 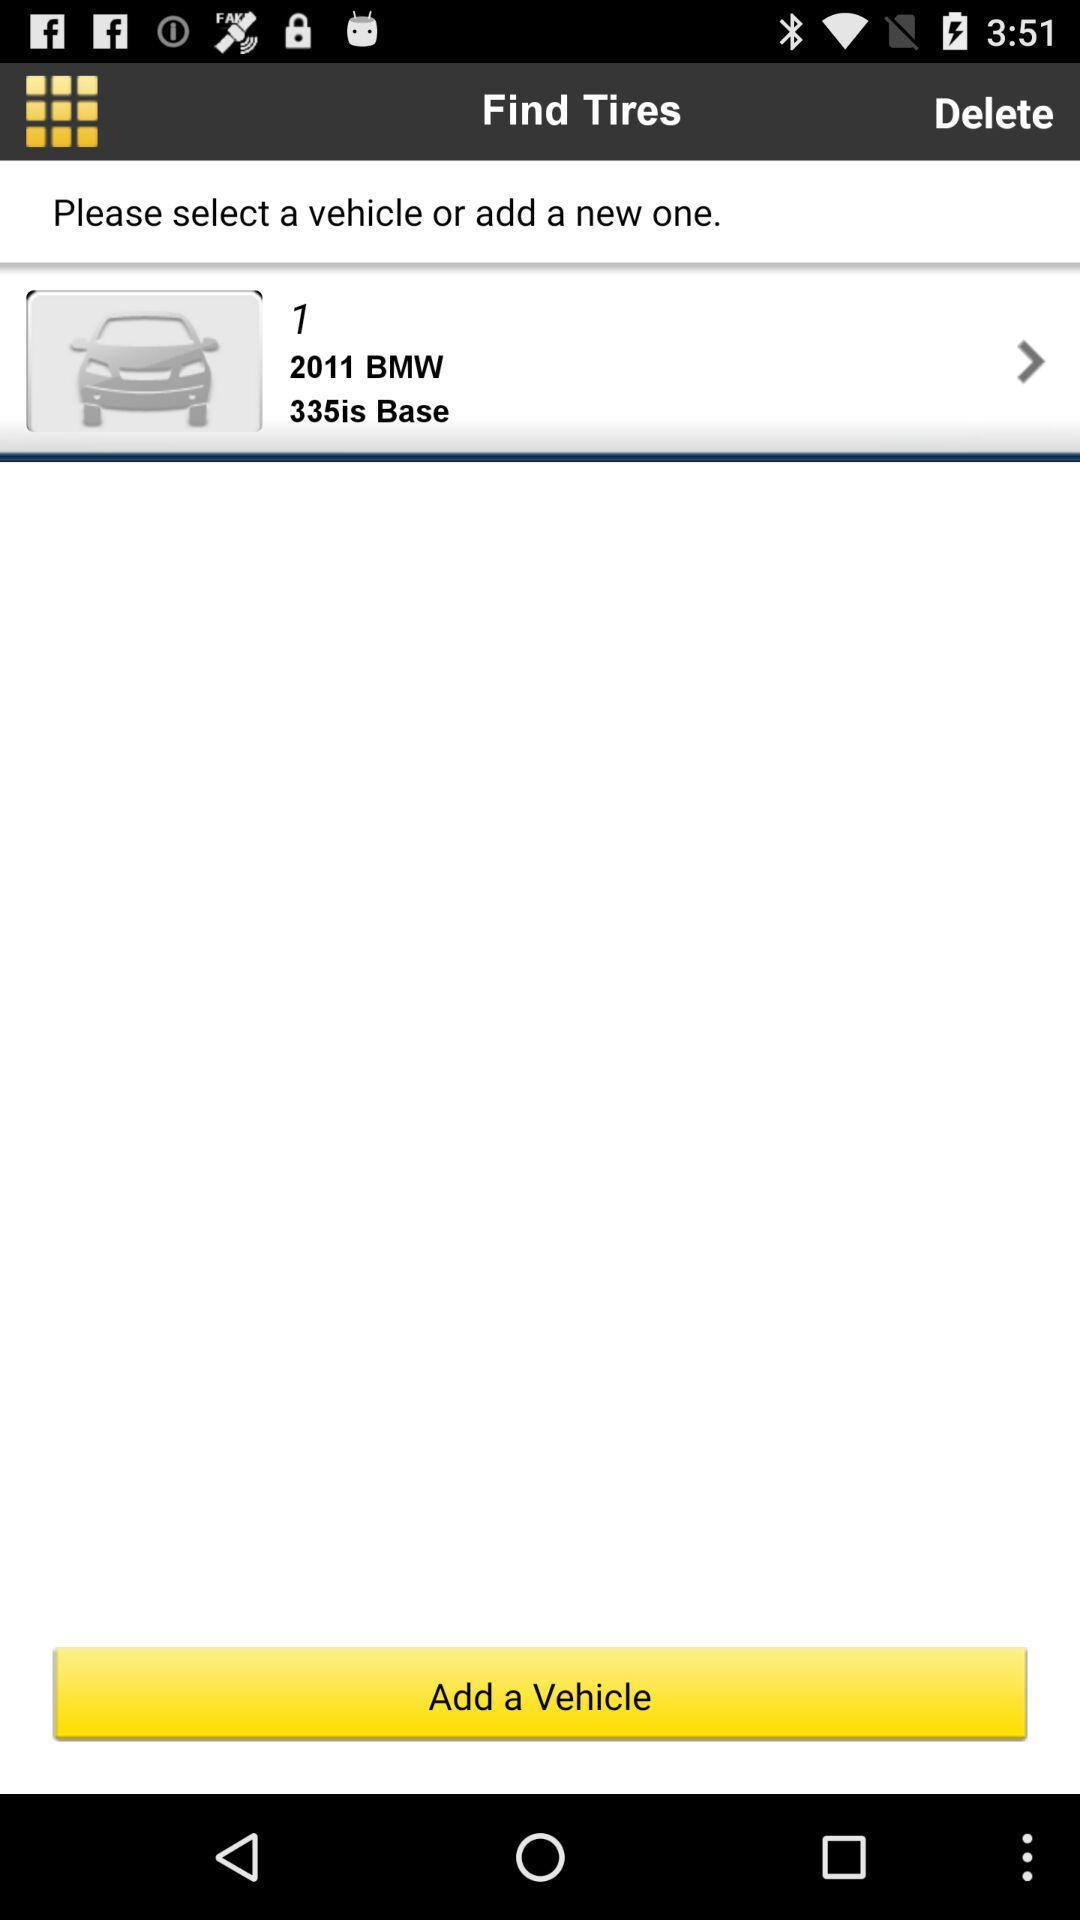 I want to click on delete app, so click(x=993, y=110).